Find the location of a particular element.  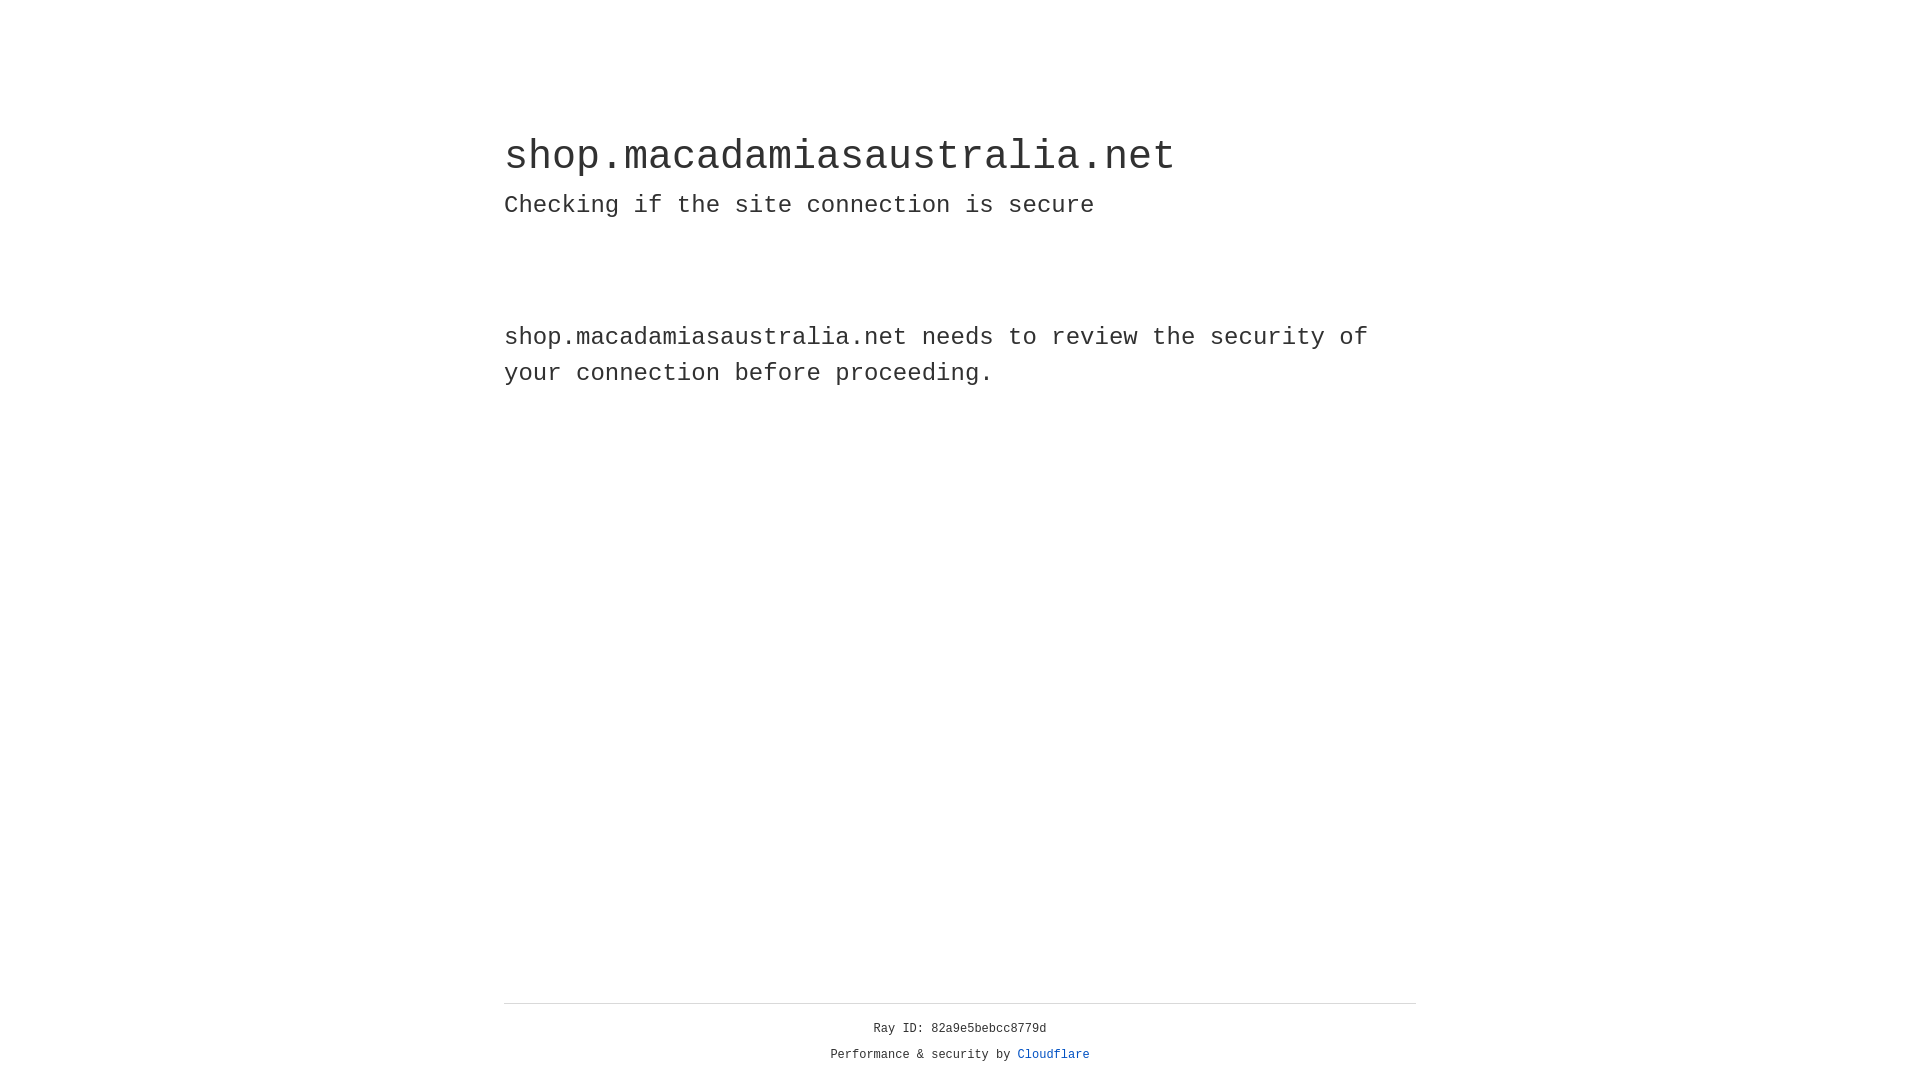

'Cloudflare' is located at coordinates (1017, 1054).